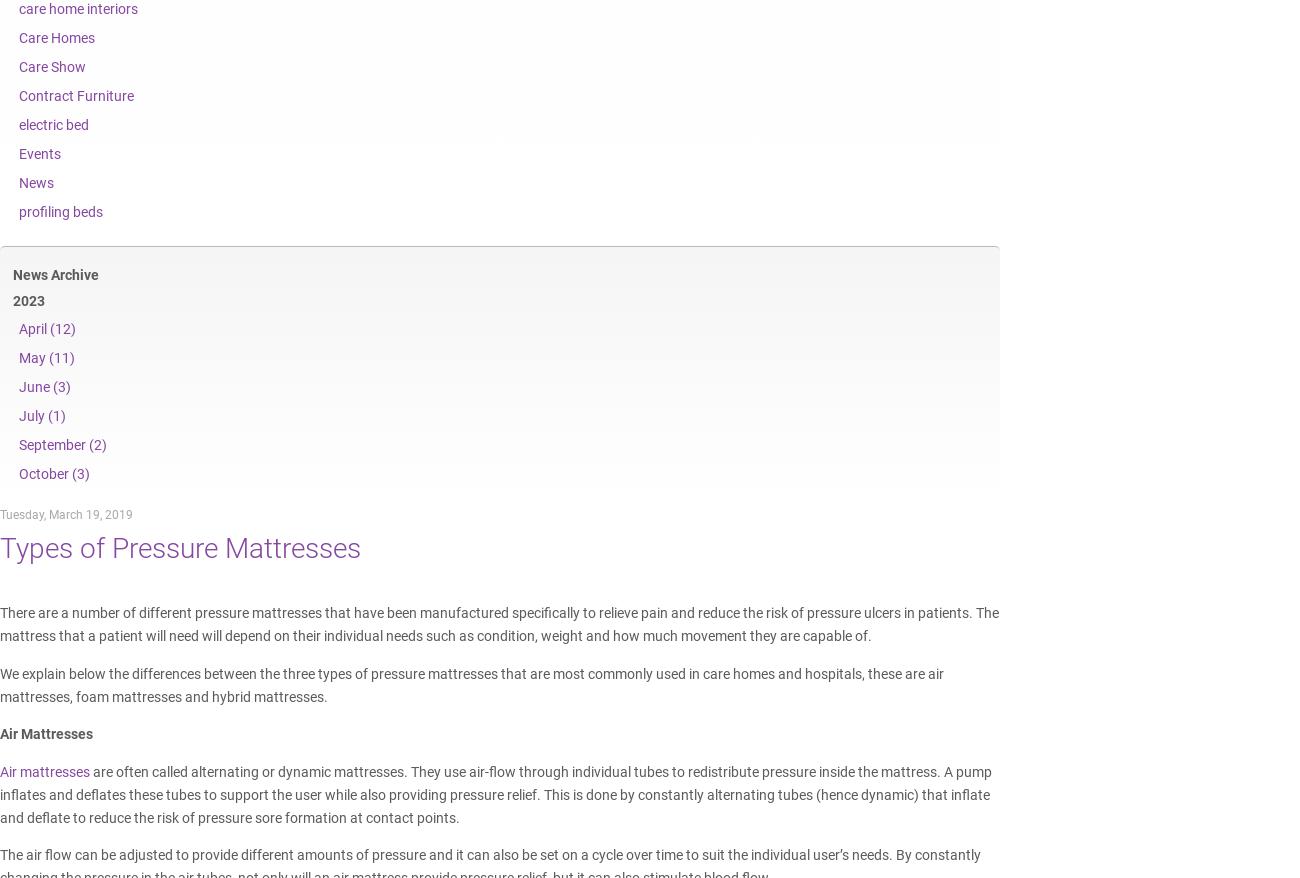  What do you see at coordinates (41, 415) in the screenshot?
I see `'July
                                            (1)'` at bounding box center [41, 415].